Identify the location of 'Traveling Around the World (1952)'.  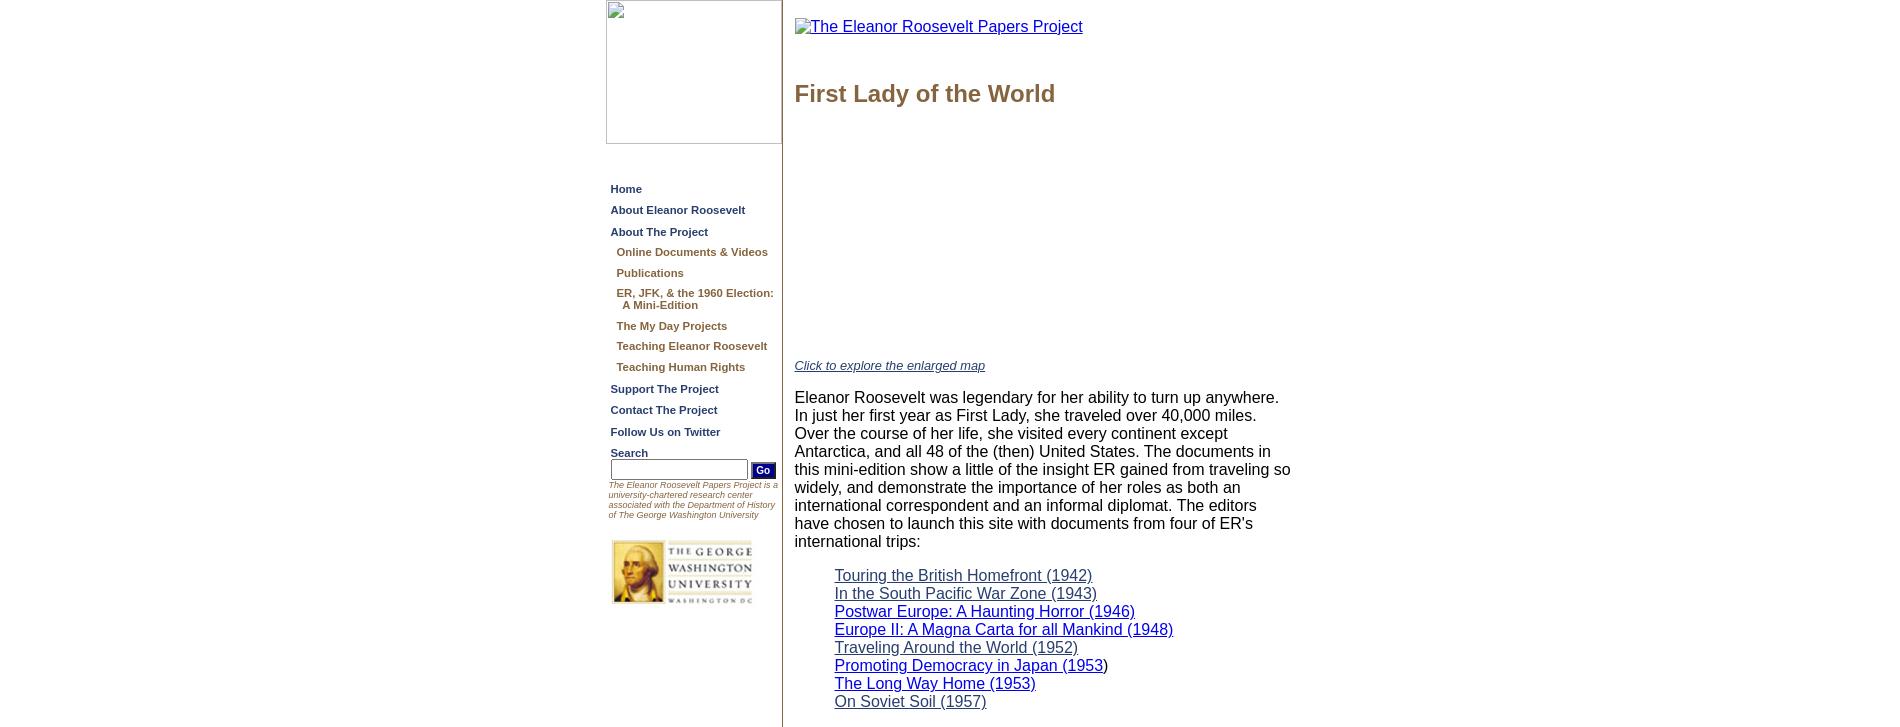
(956, 646).